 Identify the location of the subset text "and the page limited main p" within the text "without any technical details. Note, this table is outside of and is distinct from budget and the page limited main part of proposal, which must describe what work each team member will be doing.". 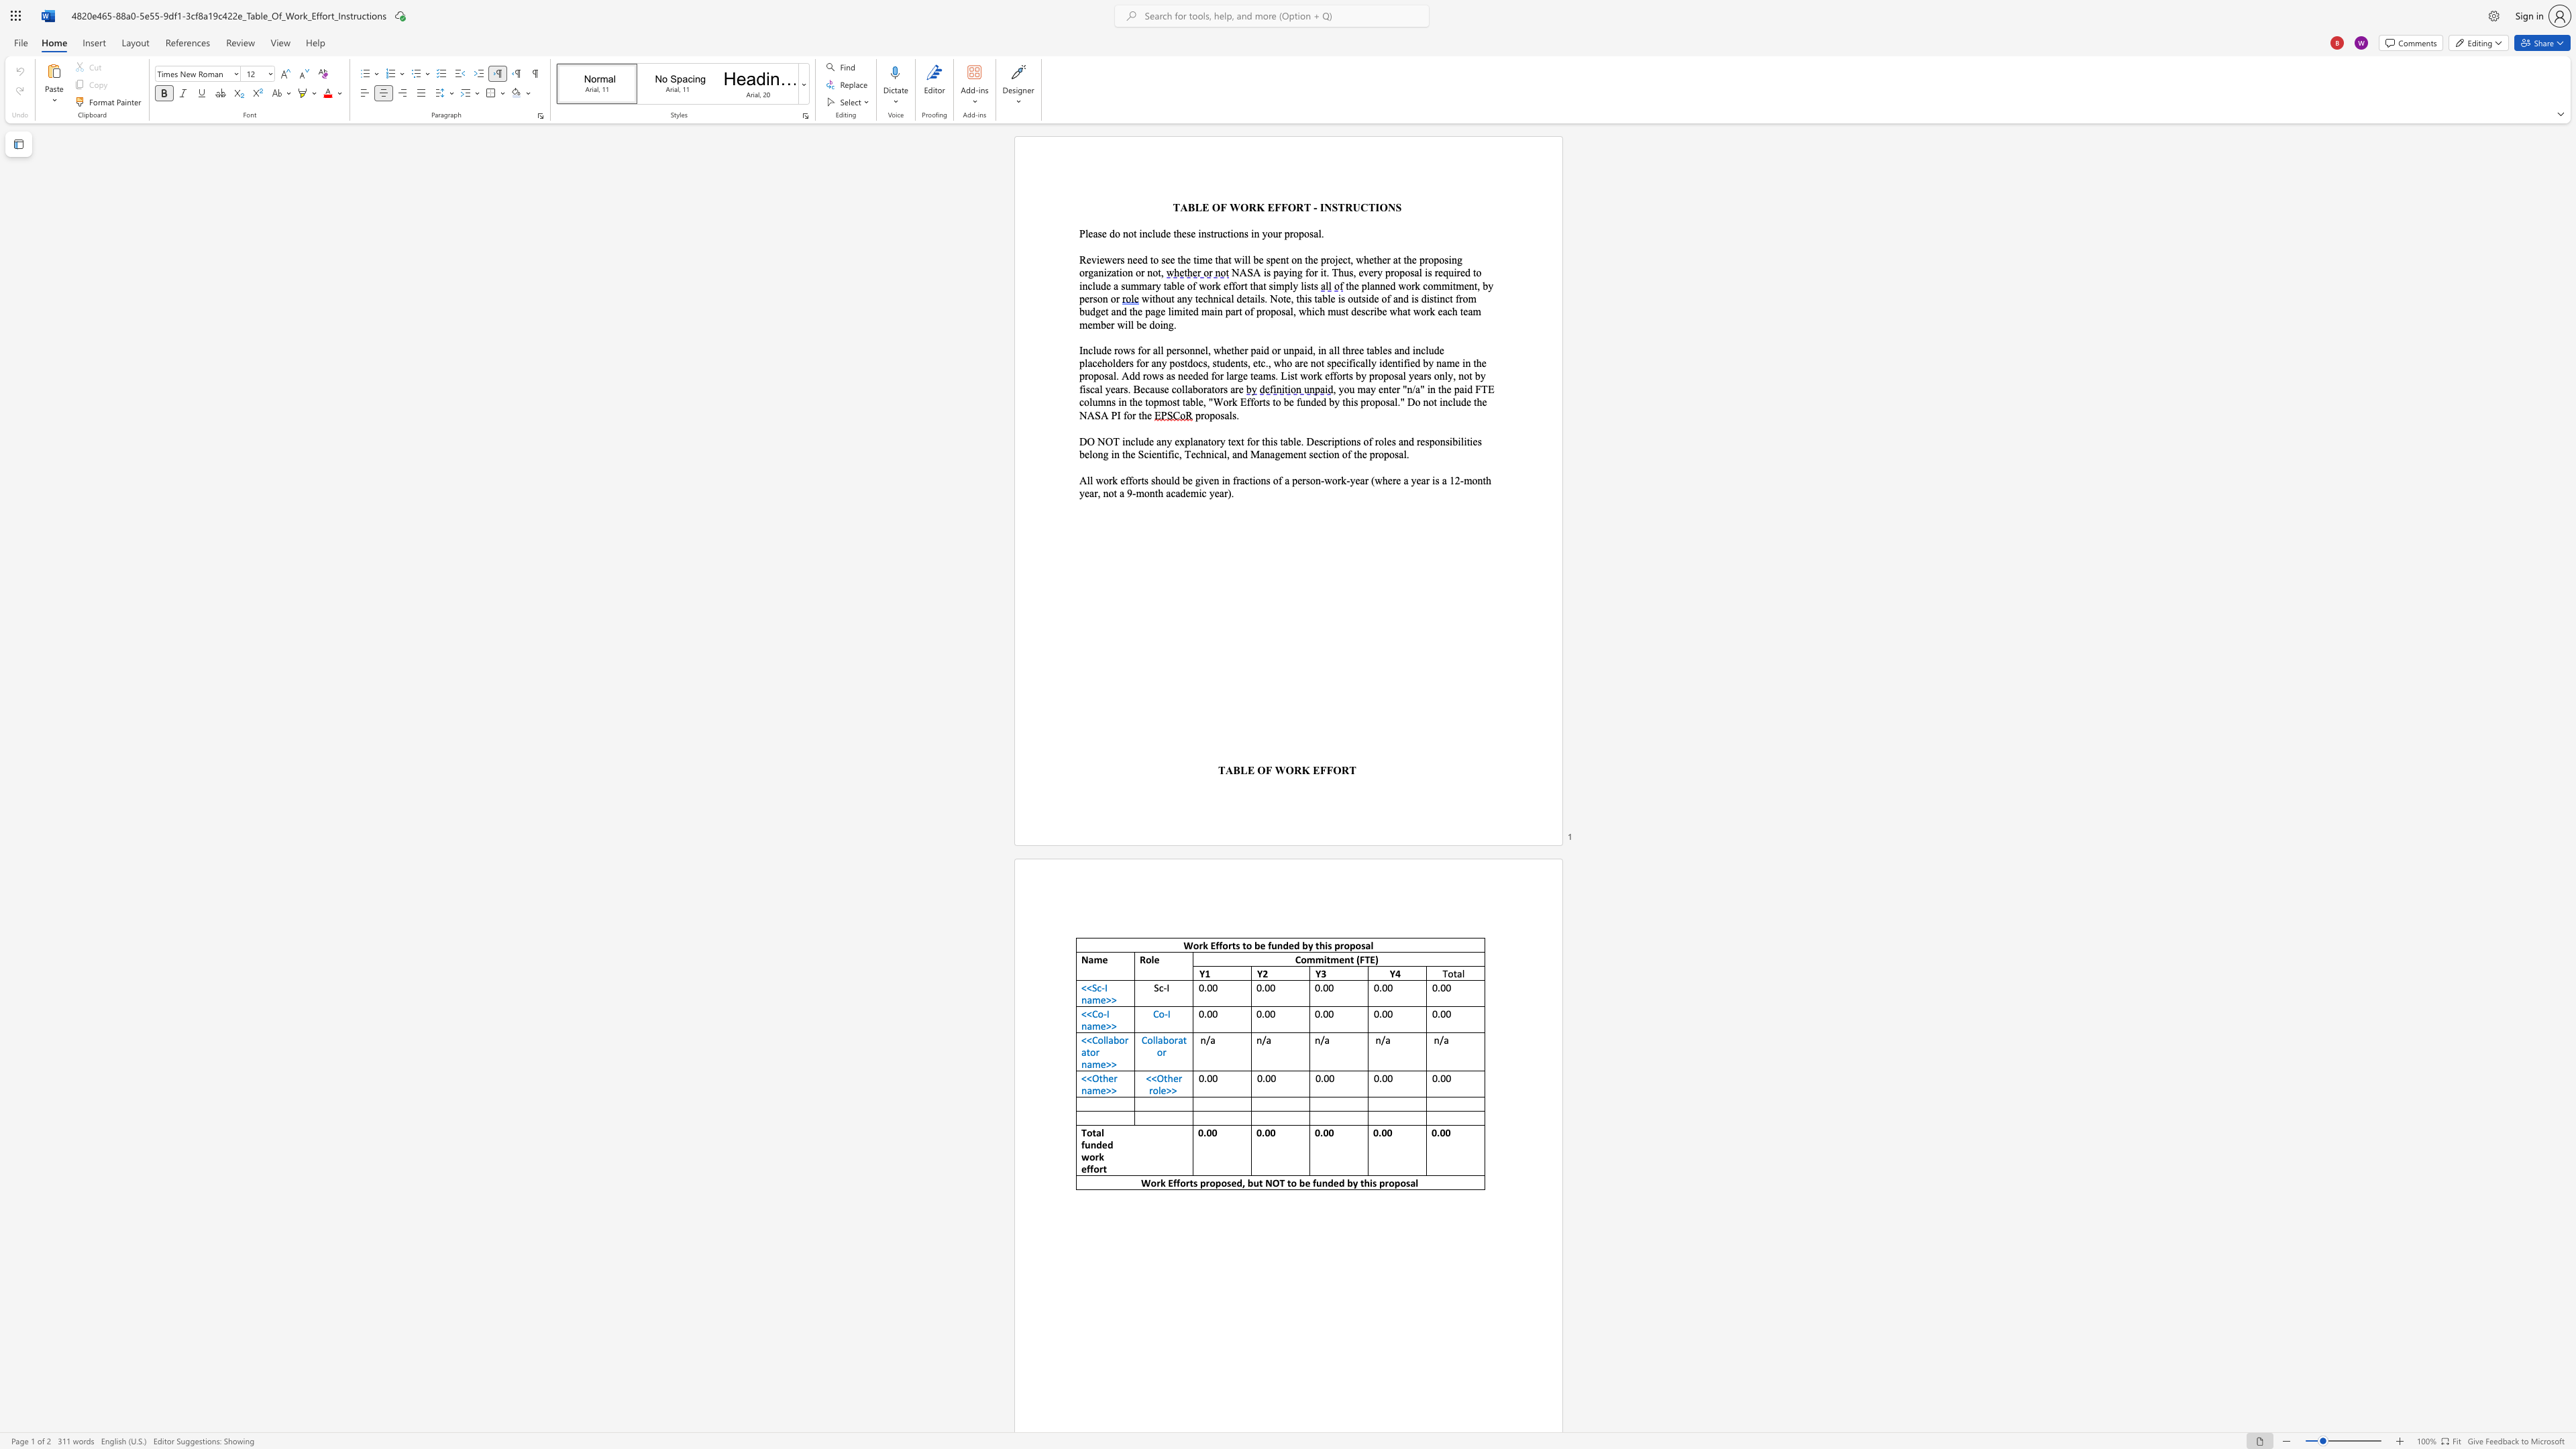
(1111, 311).